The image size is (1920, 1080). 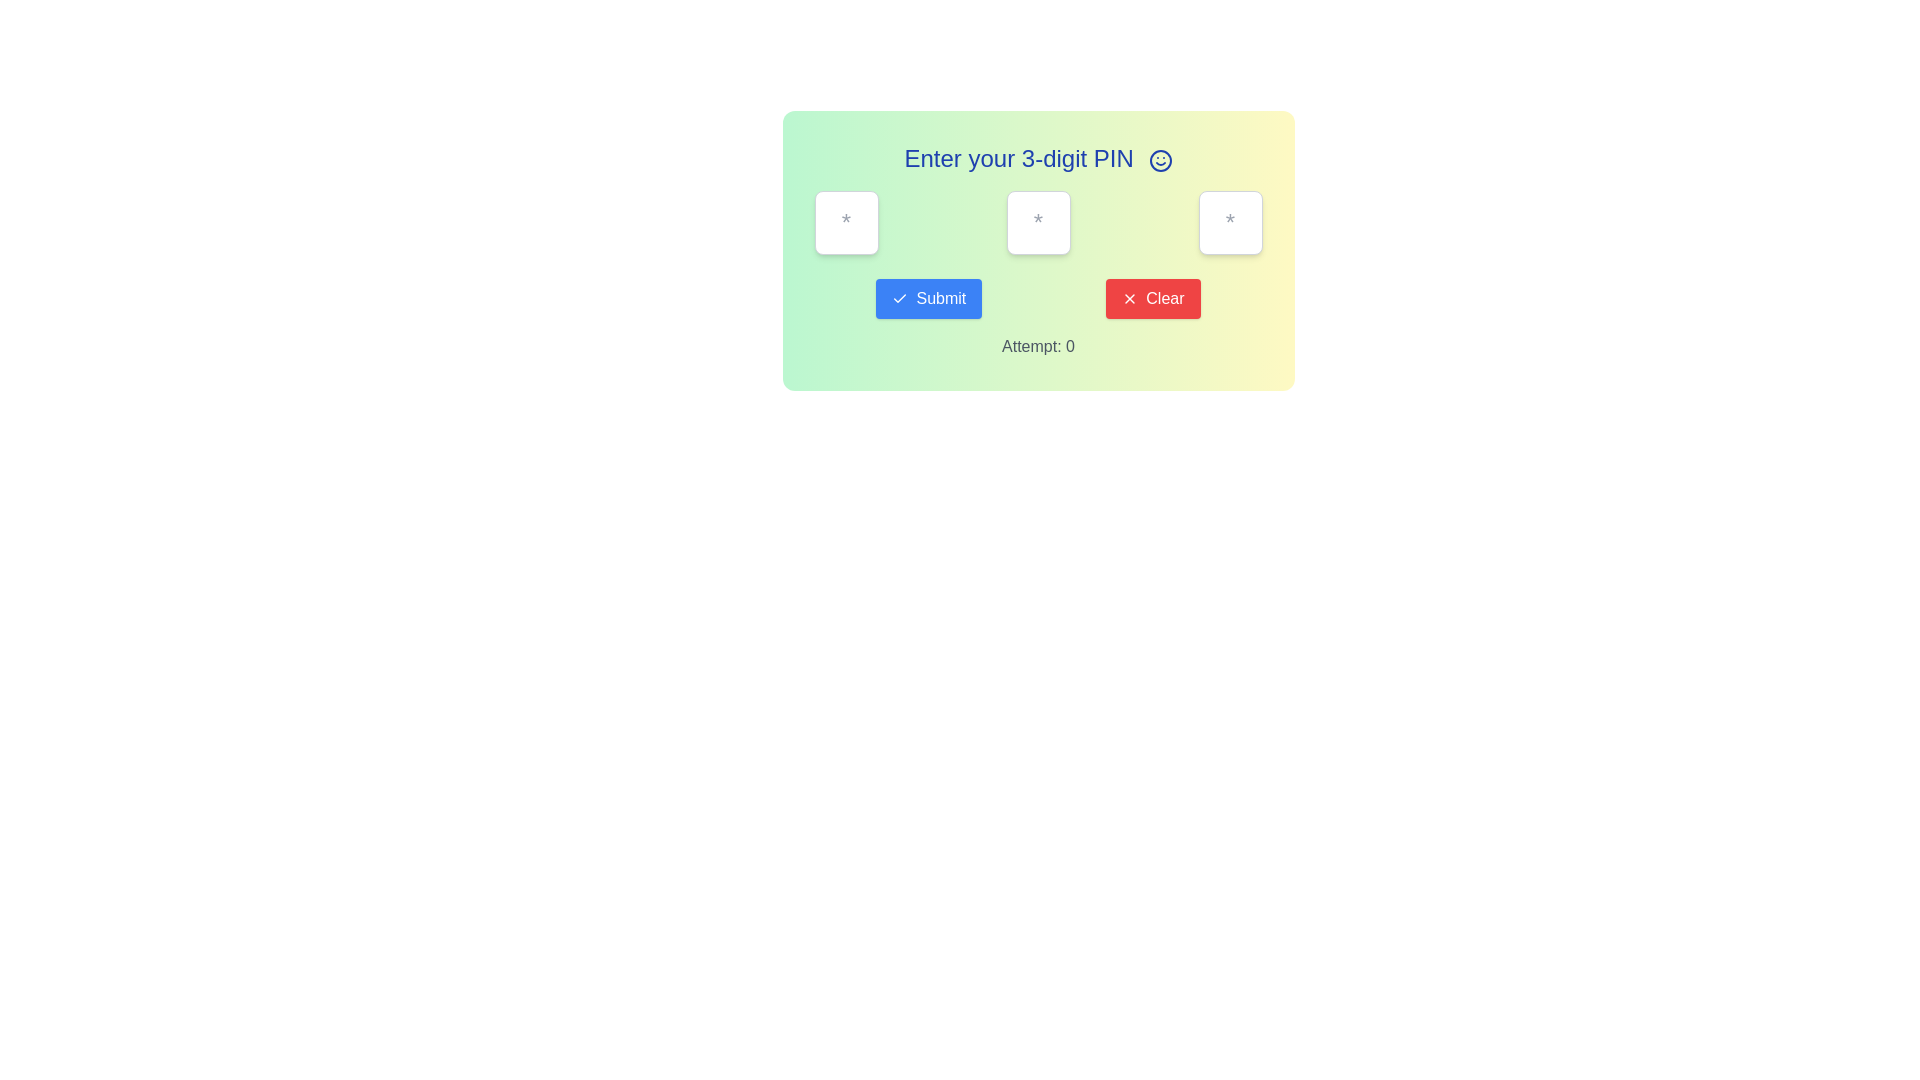 I want to click on the static informational text label that displays the current number of attempts made by the user, located at the bottom of the card-like interactive area, so click(x=1038, y=346).